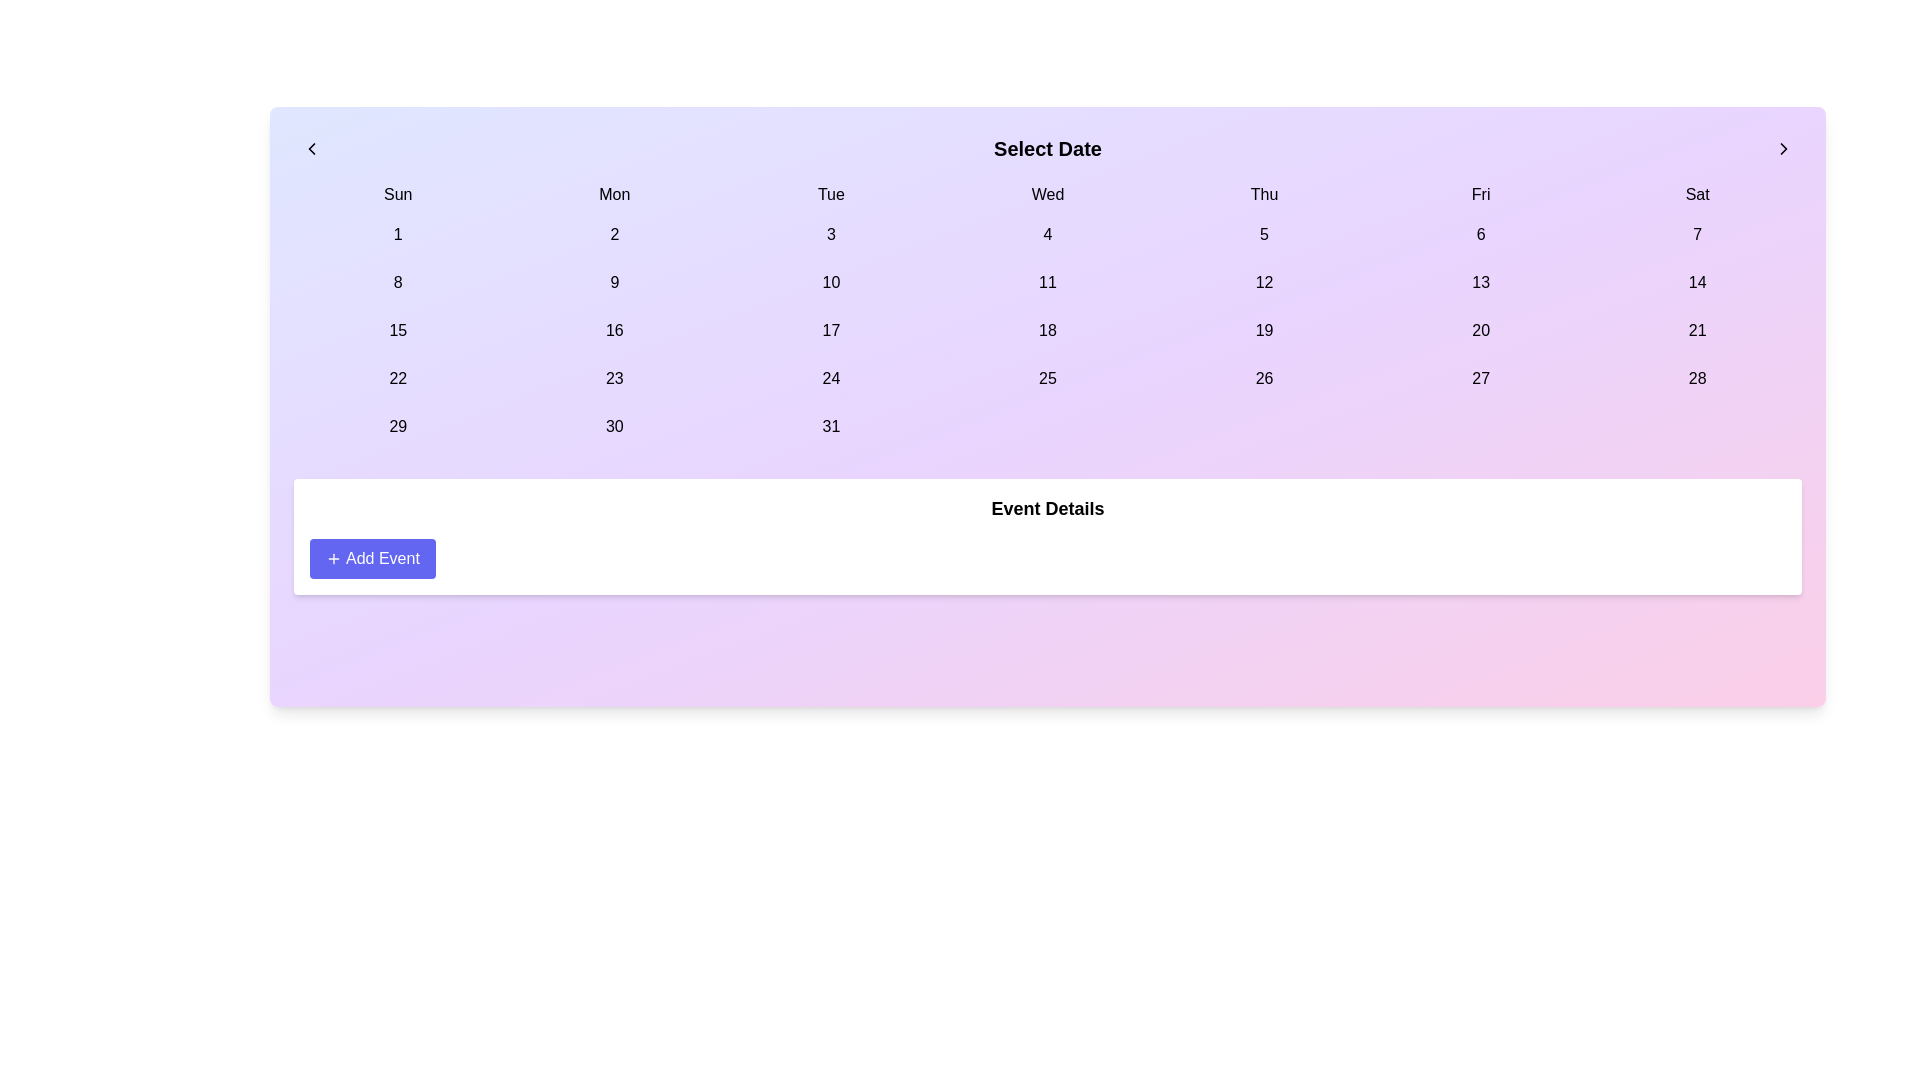 This screenshot has height=1080, width=1920. Describe the element at coordinates (1046, 330) in the screenshot. I see `the selectable day button in the calendar interface located in the 5th column of the 3rd row under 'Wed'` at that location.